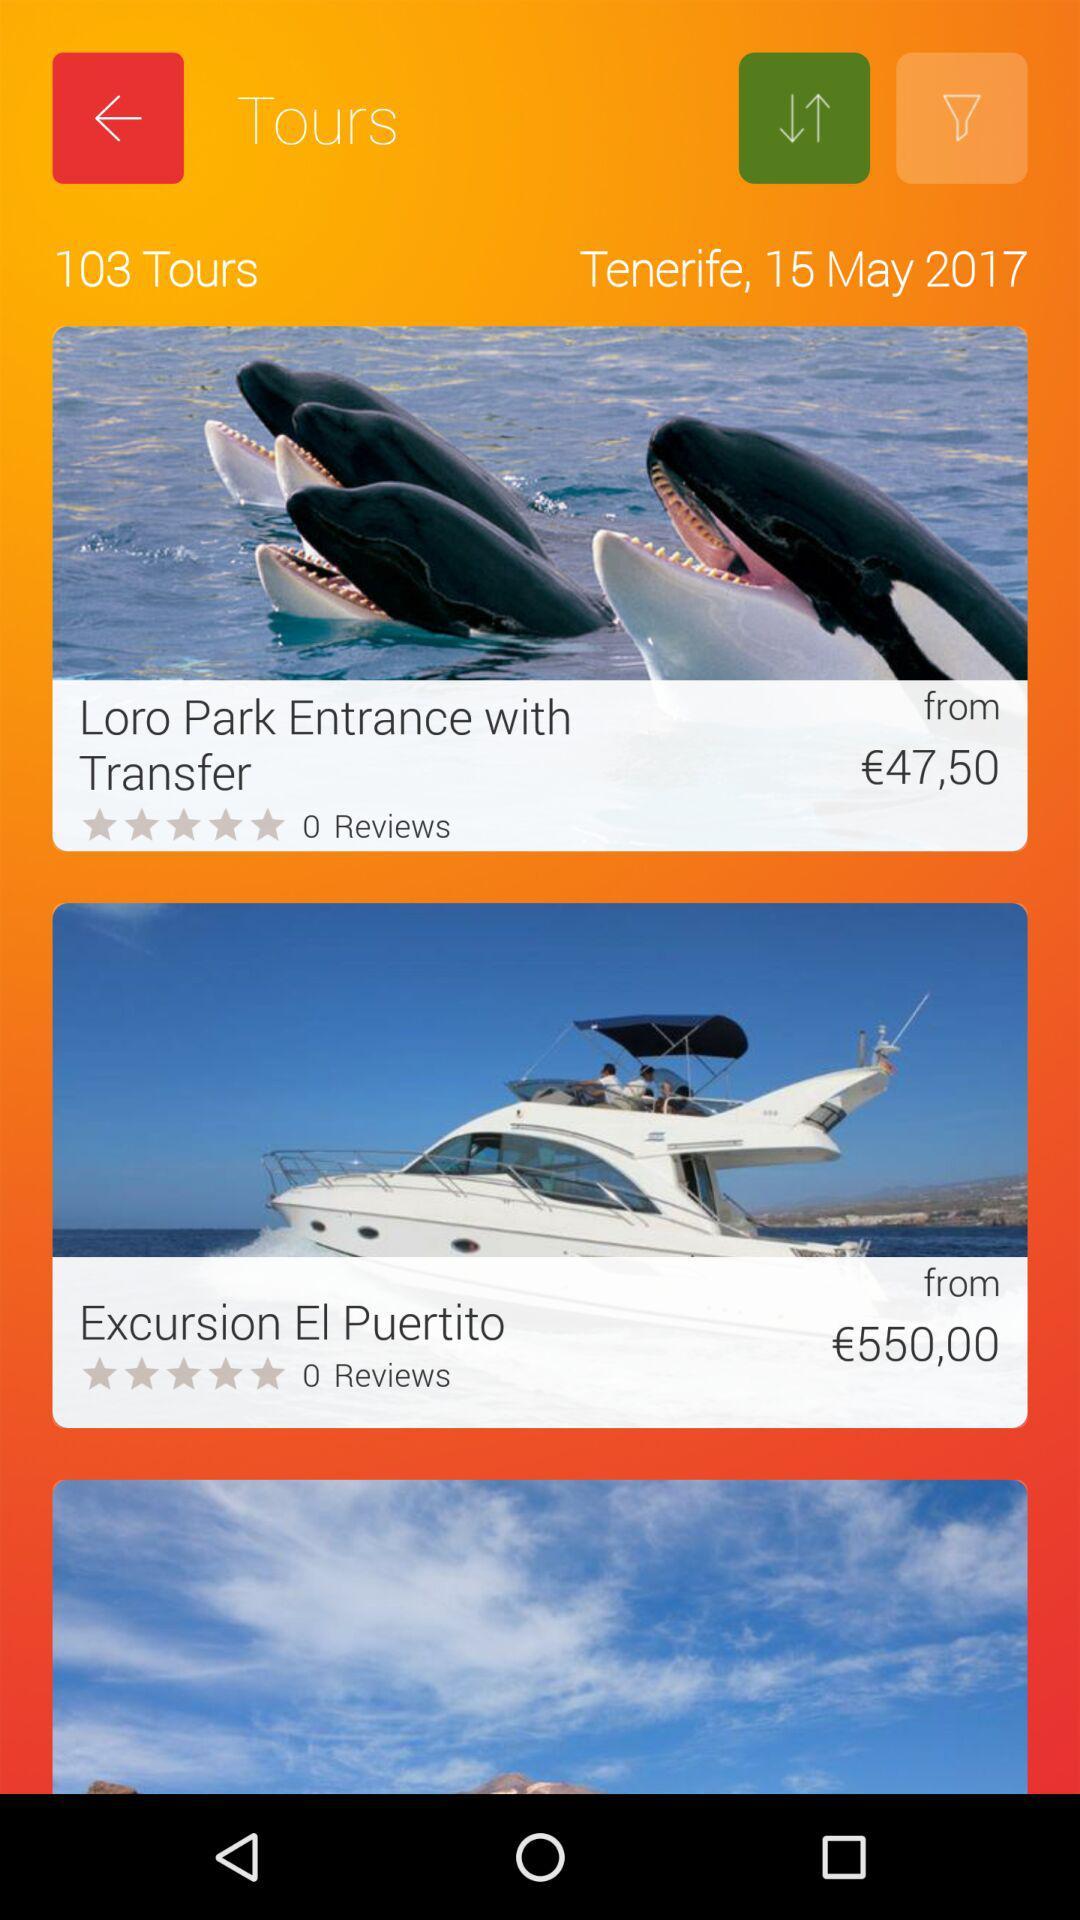 Image resolution: width=1080 pixels, height=1920 pixels. I want to click on icon to the left of tours icon, so click(118, 117).